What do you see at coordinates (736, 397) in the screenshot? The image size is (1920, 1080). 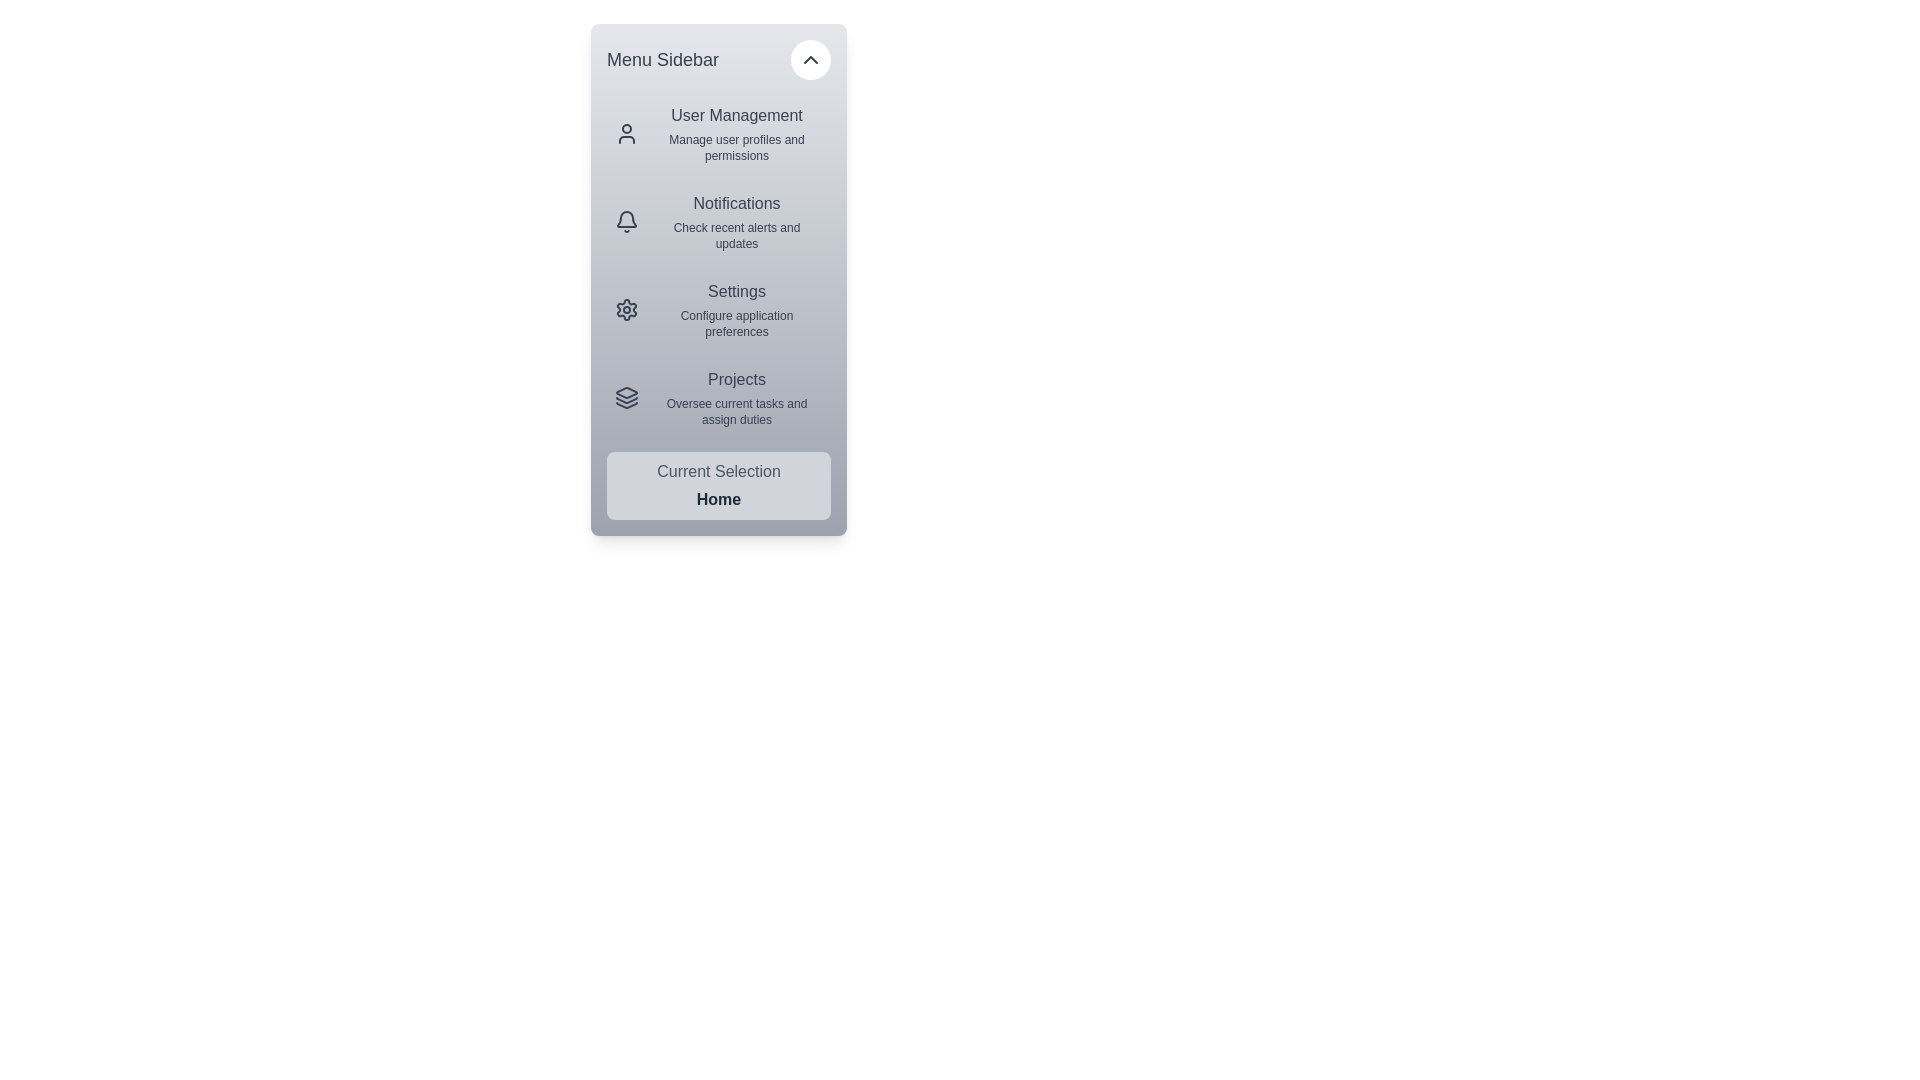 I see `the 'Projects' menu item, which features a bold header and descriptive text` at bounding box center [736, 397].